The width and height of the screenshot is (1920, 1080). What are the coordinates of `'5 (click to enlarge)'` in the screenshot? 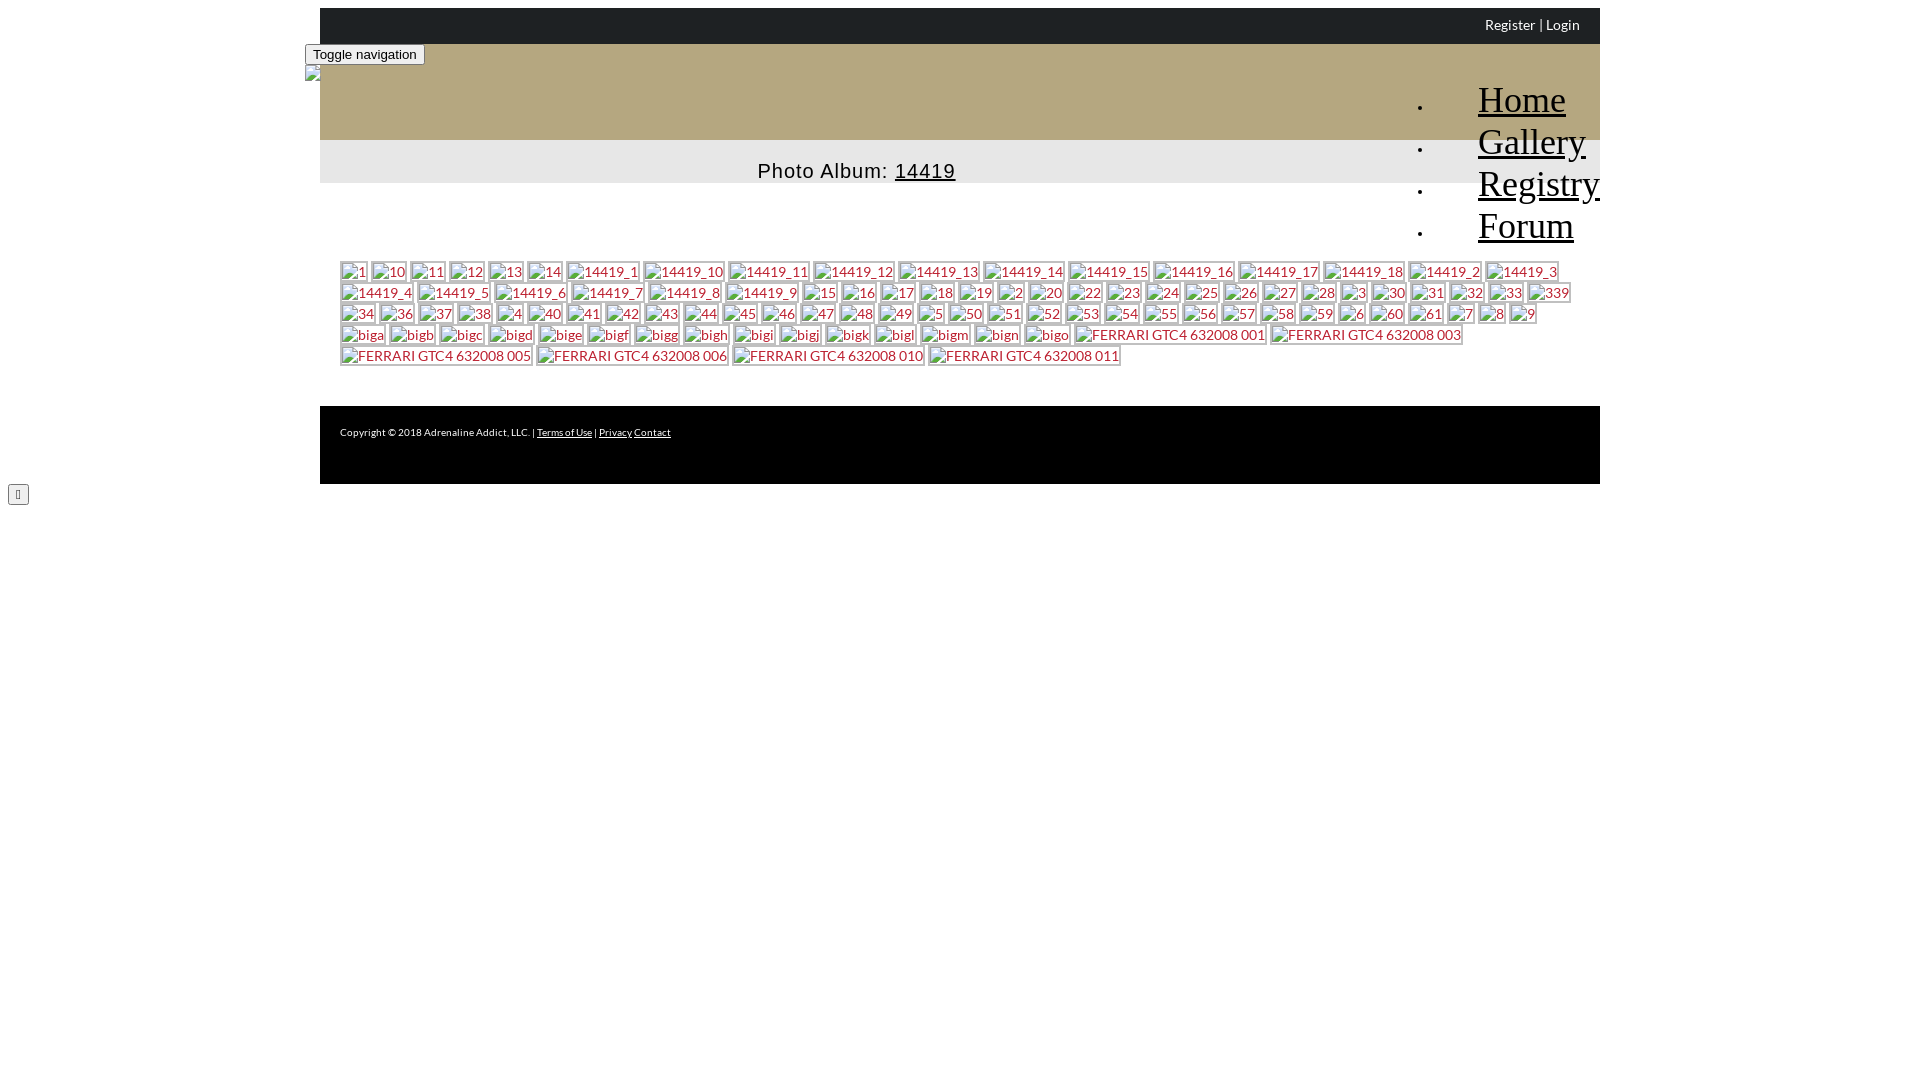 It's located at (915, 313).